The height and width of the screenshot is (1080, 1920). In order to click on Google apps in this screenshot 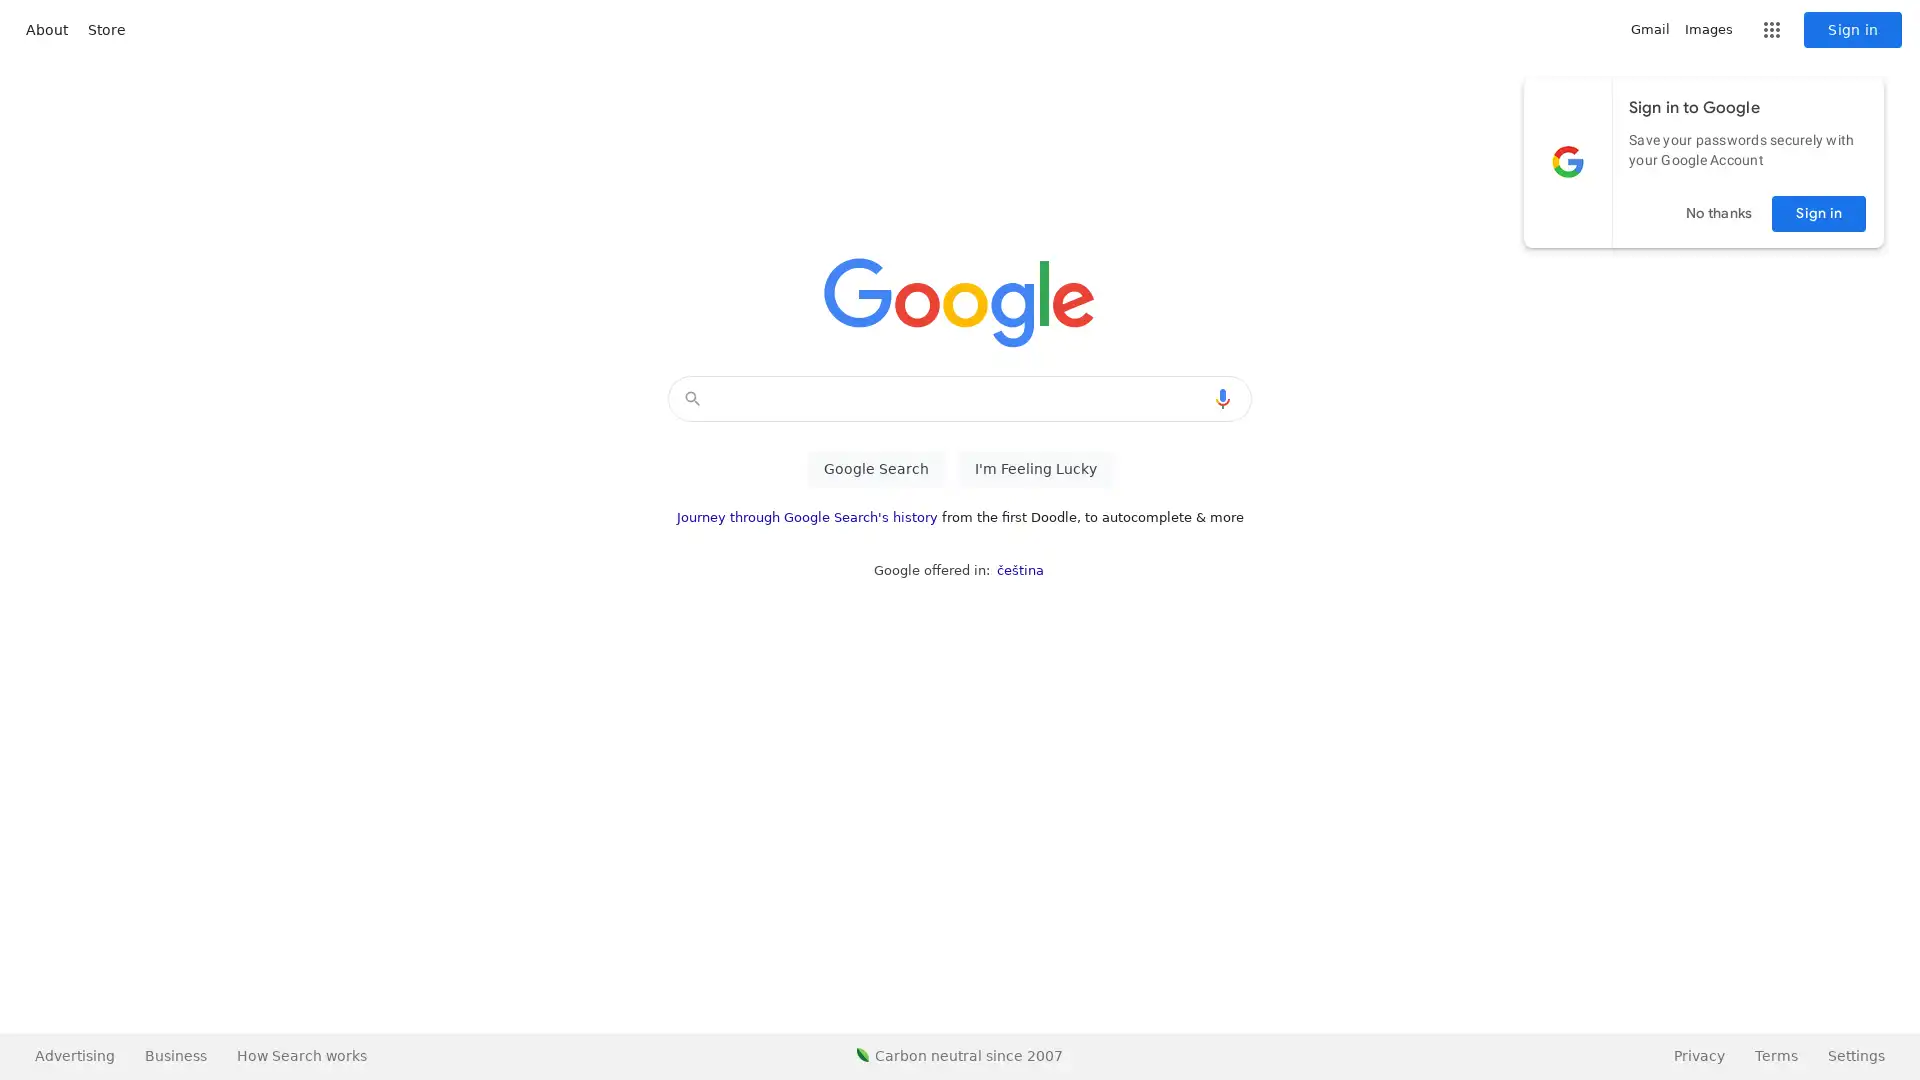, I will do `click(1771, 30)`.